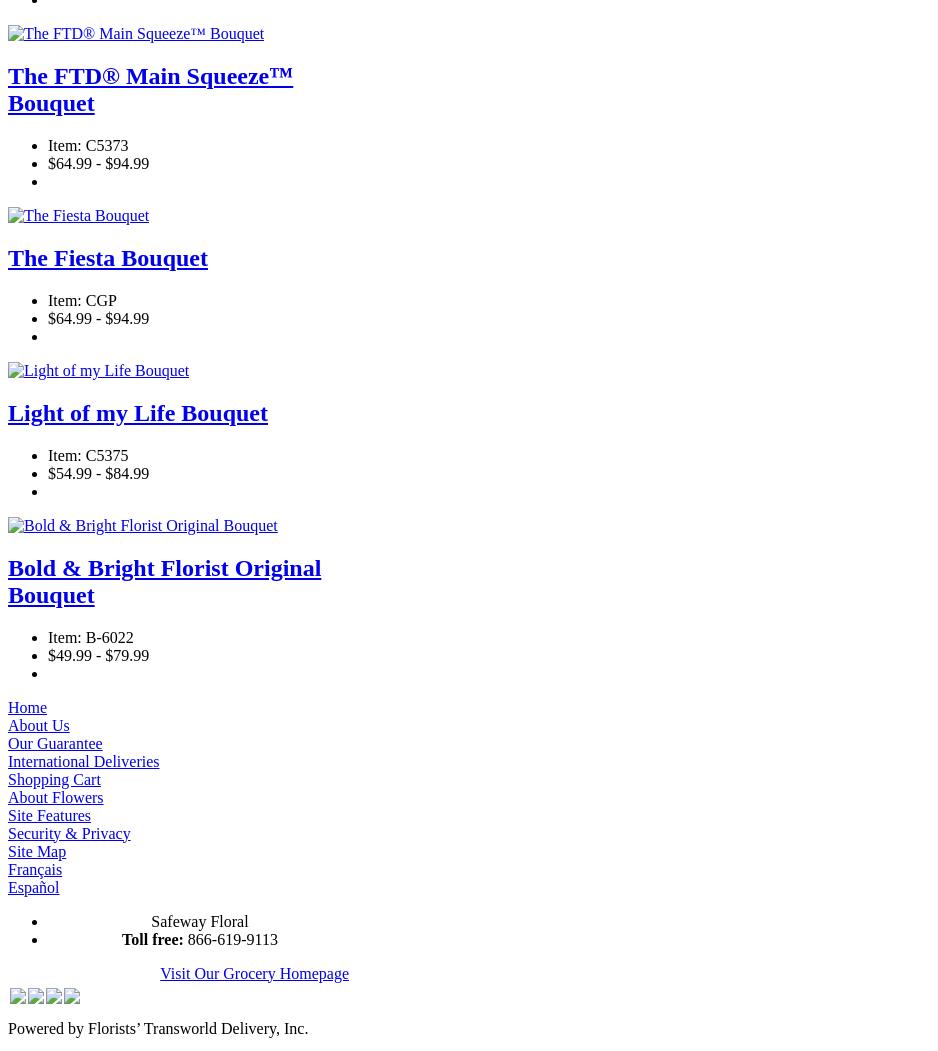 This screenshot has width=938, height=1051. Describe the element at coordinates (53, 742) in the screenshot. I see `'Our Guarantee'` at that location.